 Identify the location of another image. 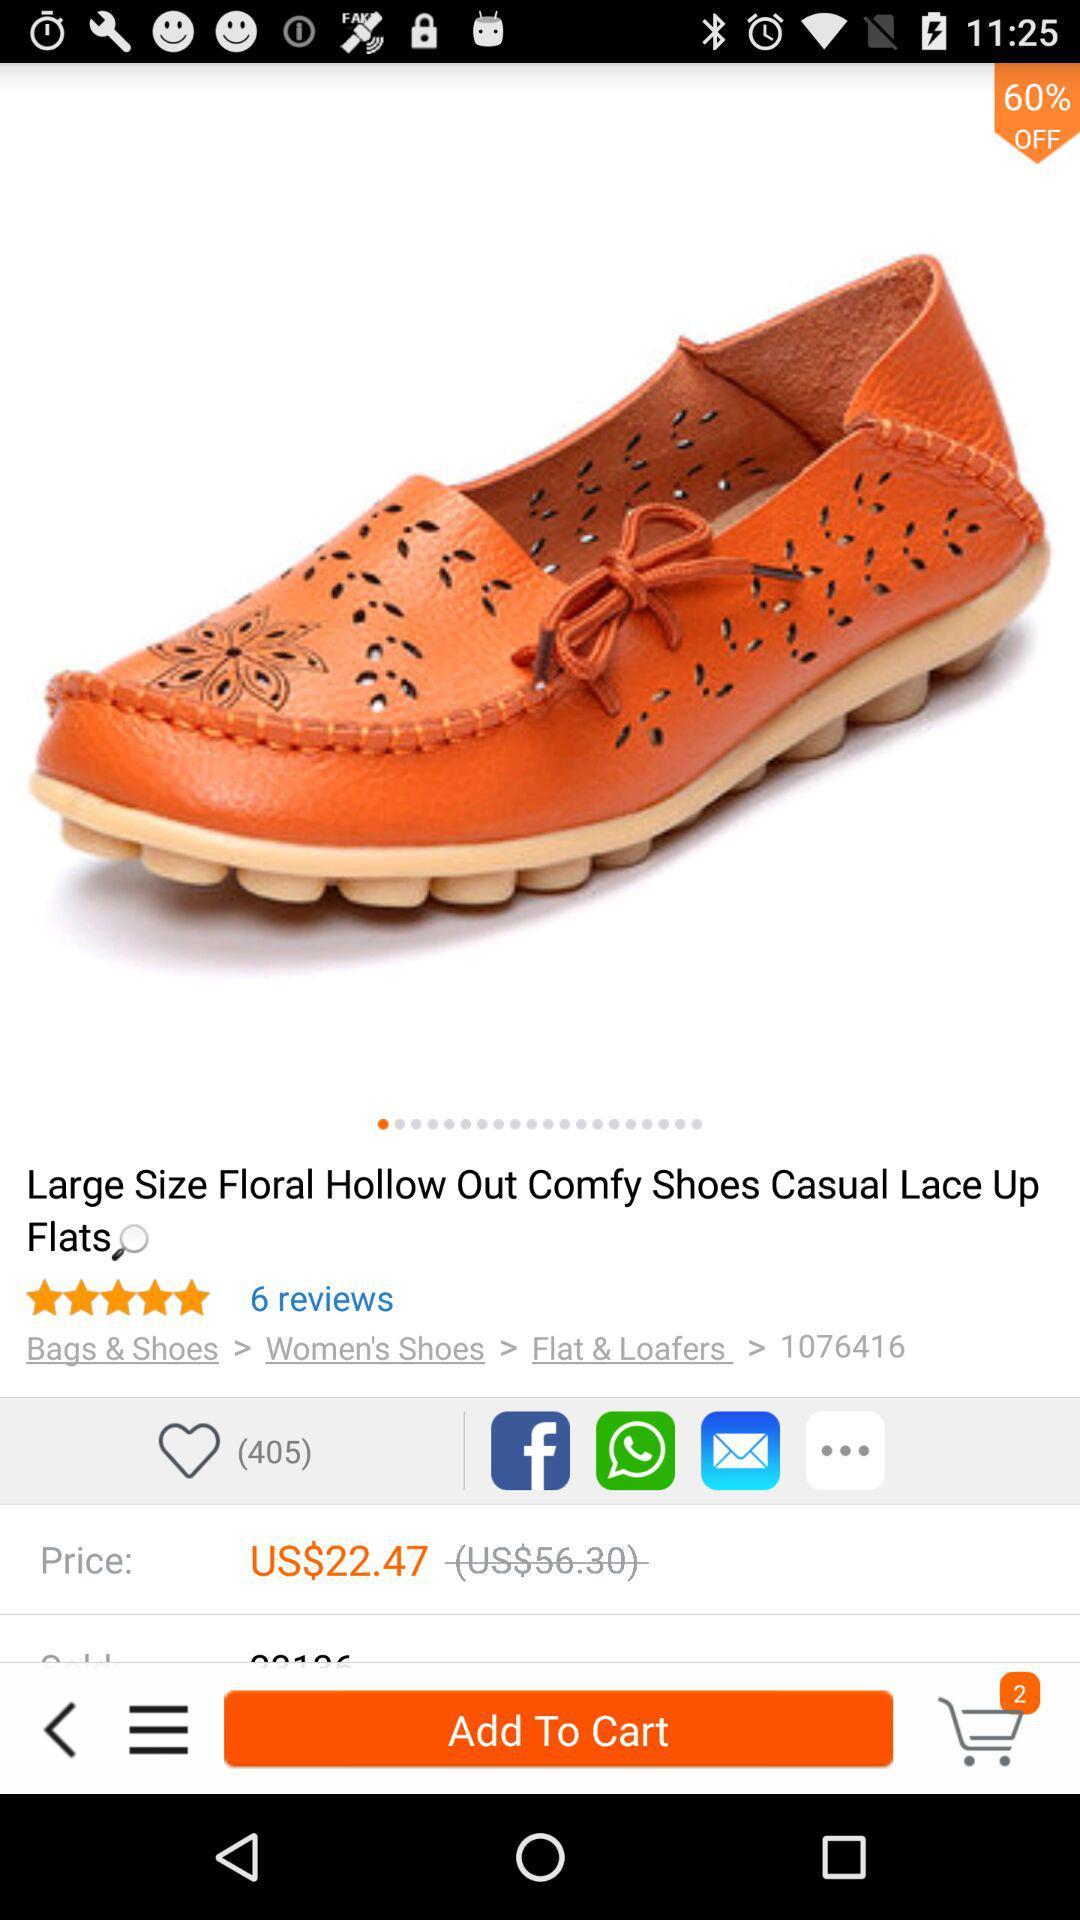
(465, 1124).